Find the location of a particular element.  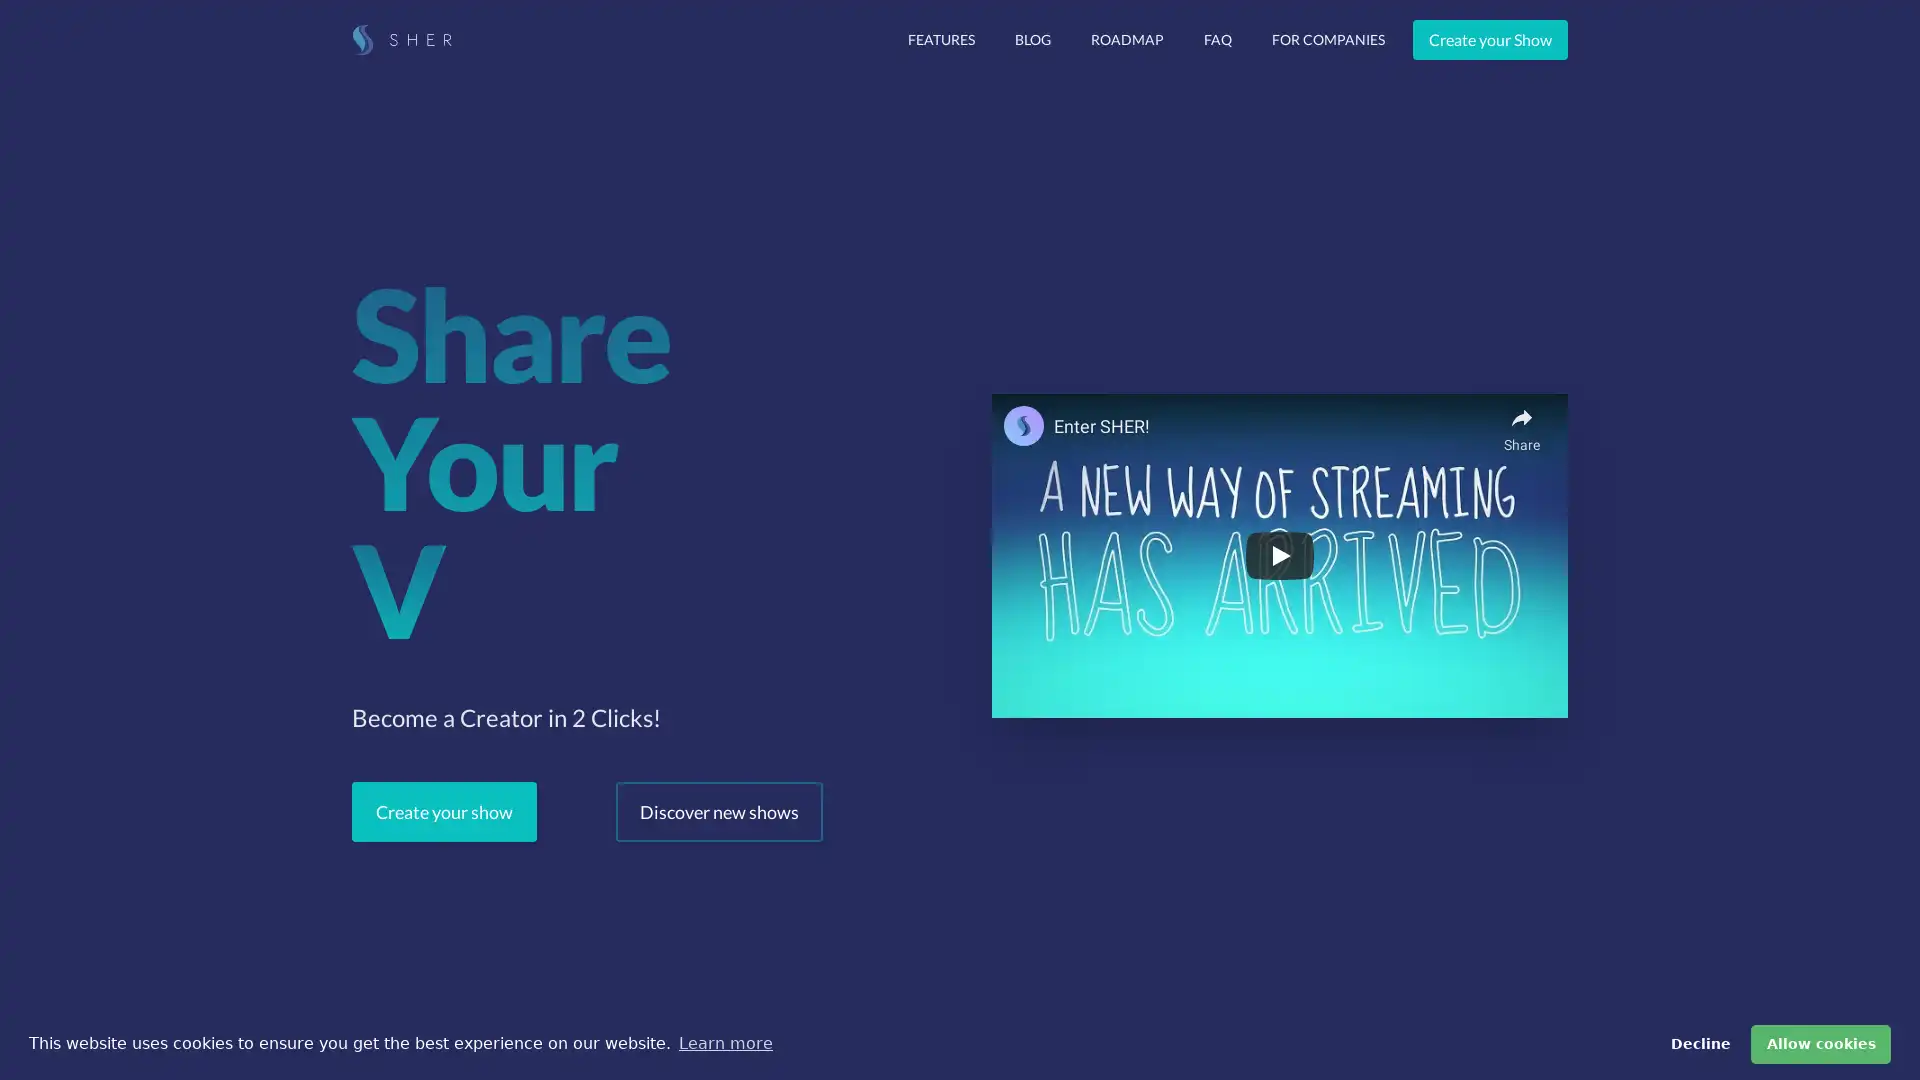

Create your show is located at coordinates (443, 812).